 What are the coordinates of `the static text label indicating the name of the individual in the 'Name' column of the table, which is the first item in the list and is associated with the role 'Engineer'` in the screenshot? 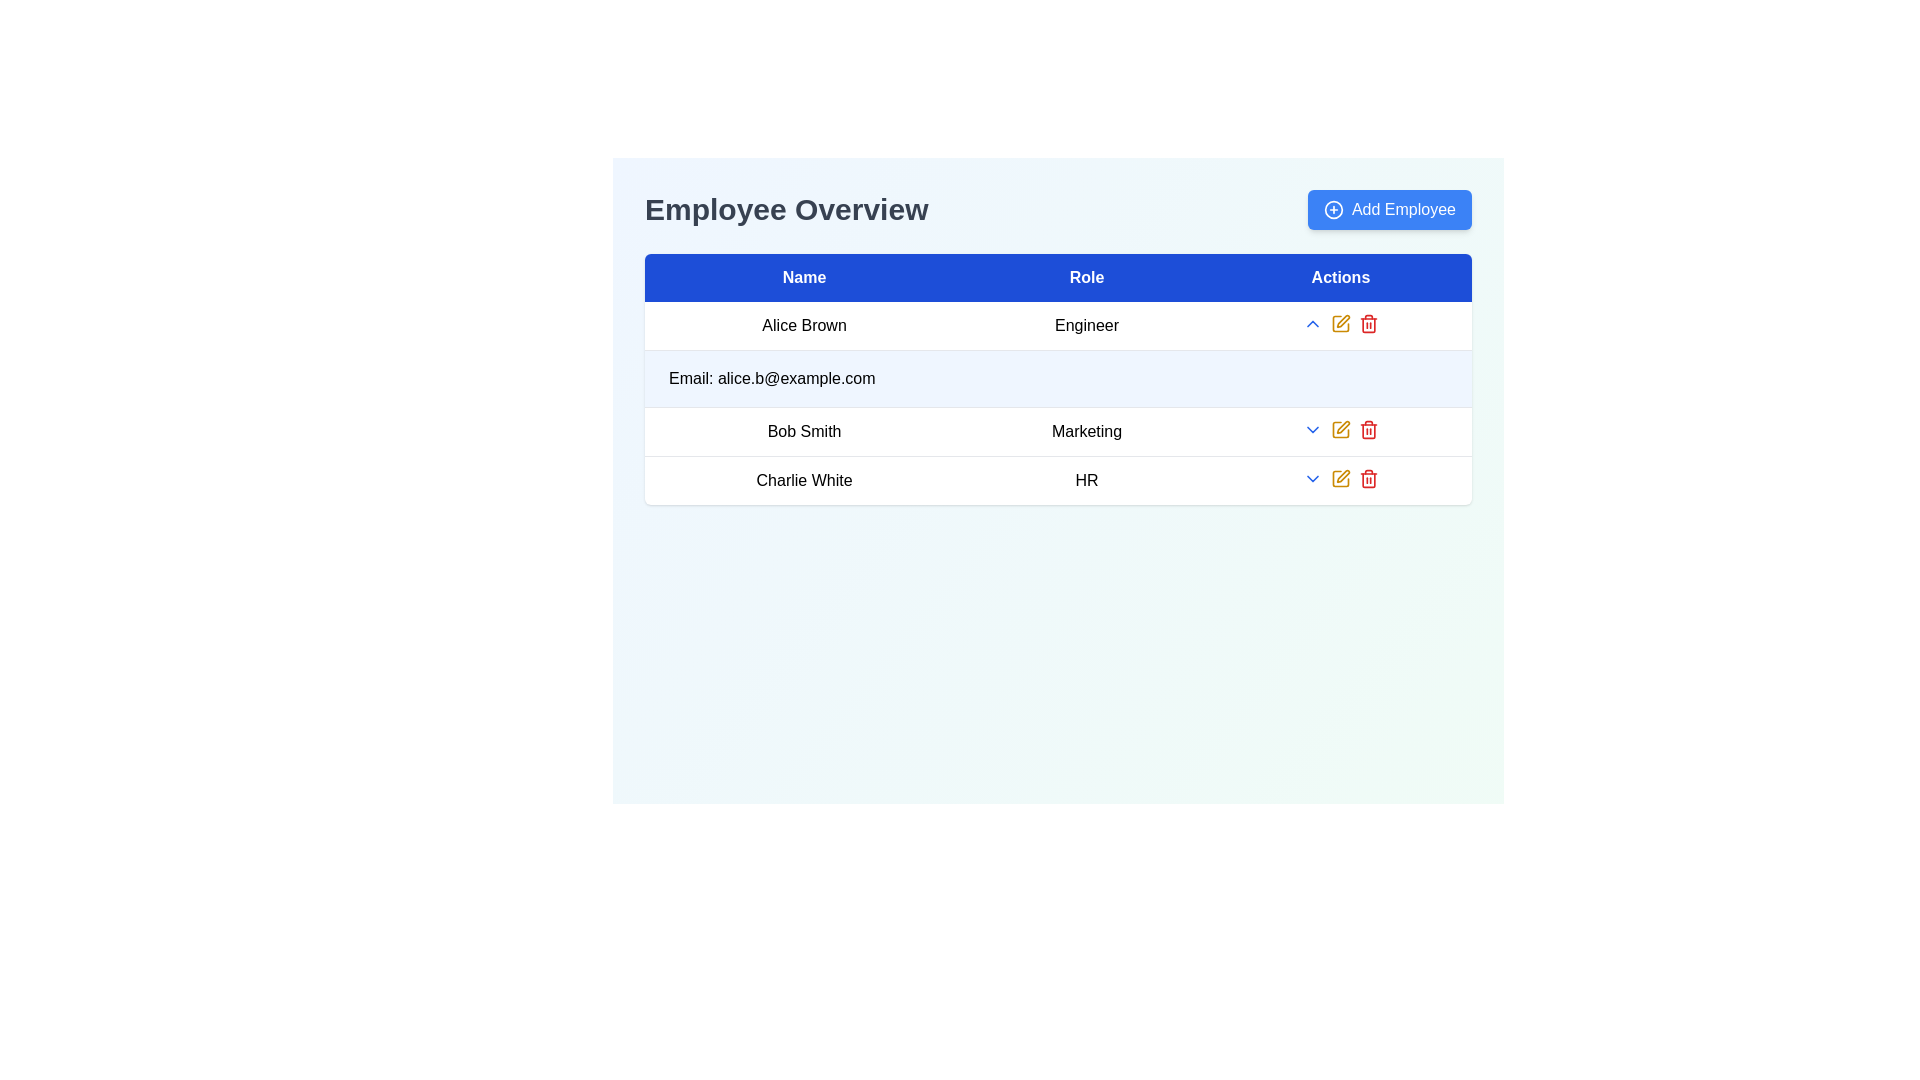 It's located at (804, 325).